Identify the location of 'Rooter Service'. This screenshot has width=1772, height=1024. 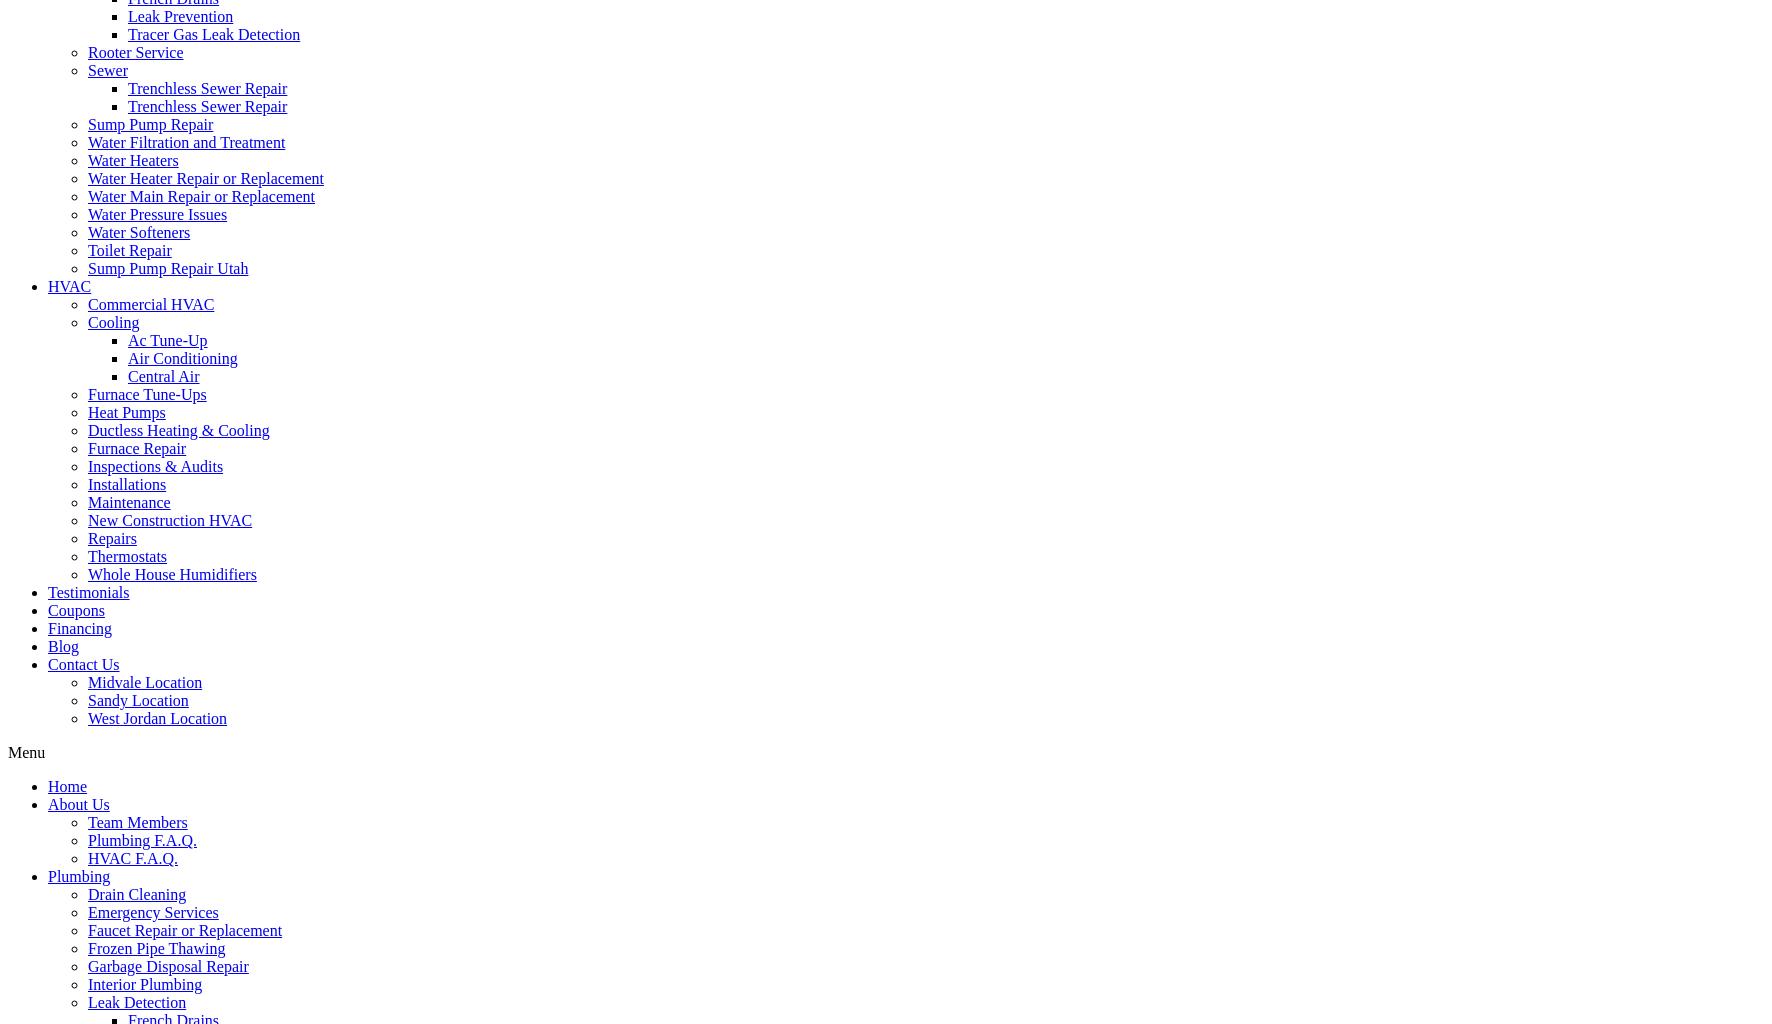
(135, 51).